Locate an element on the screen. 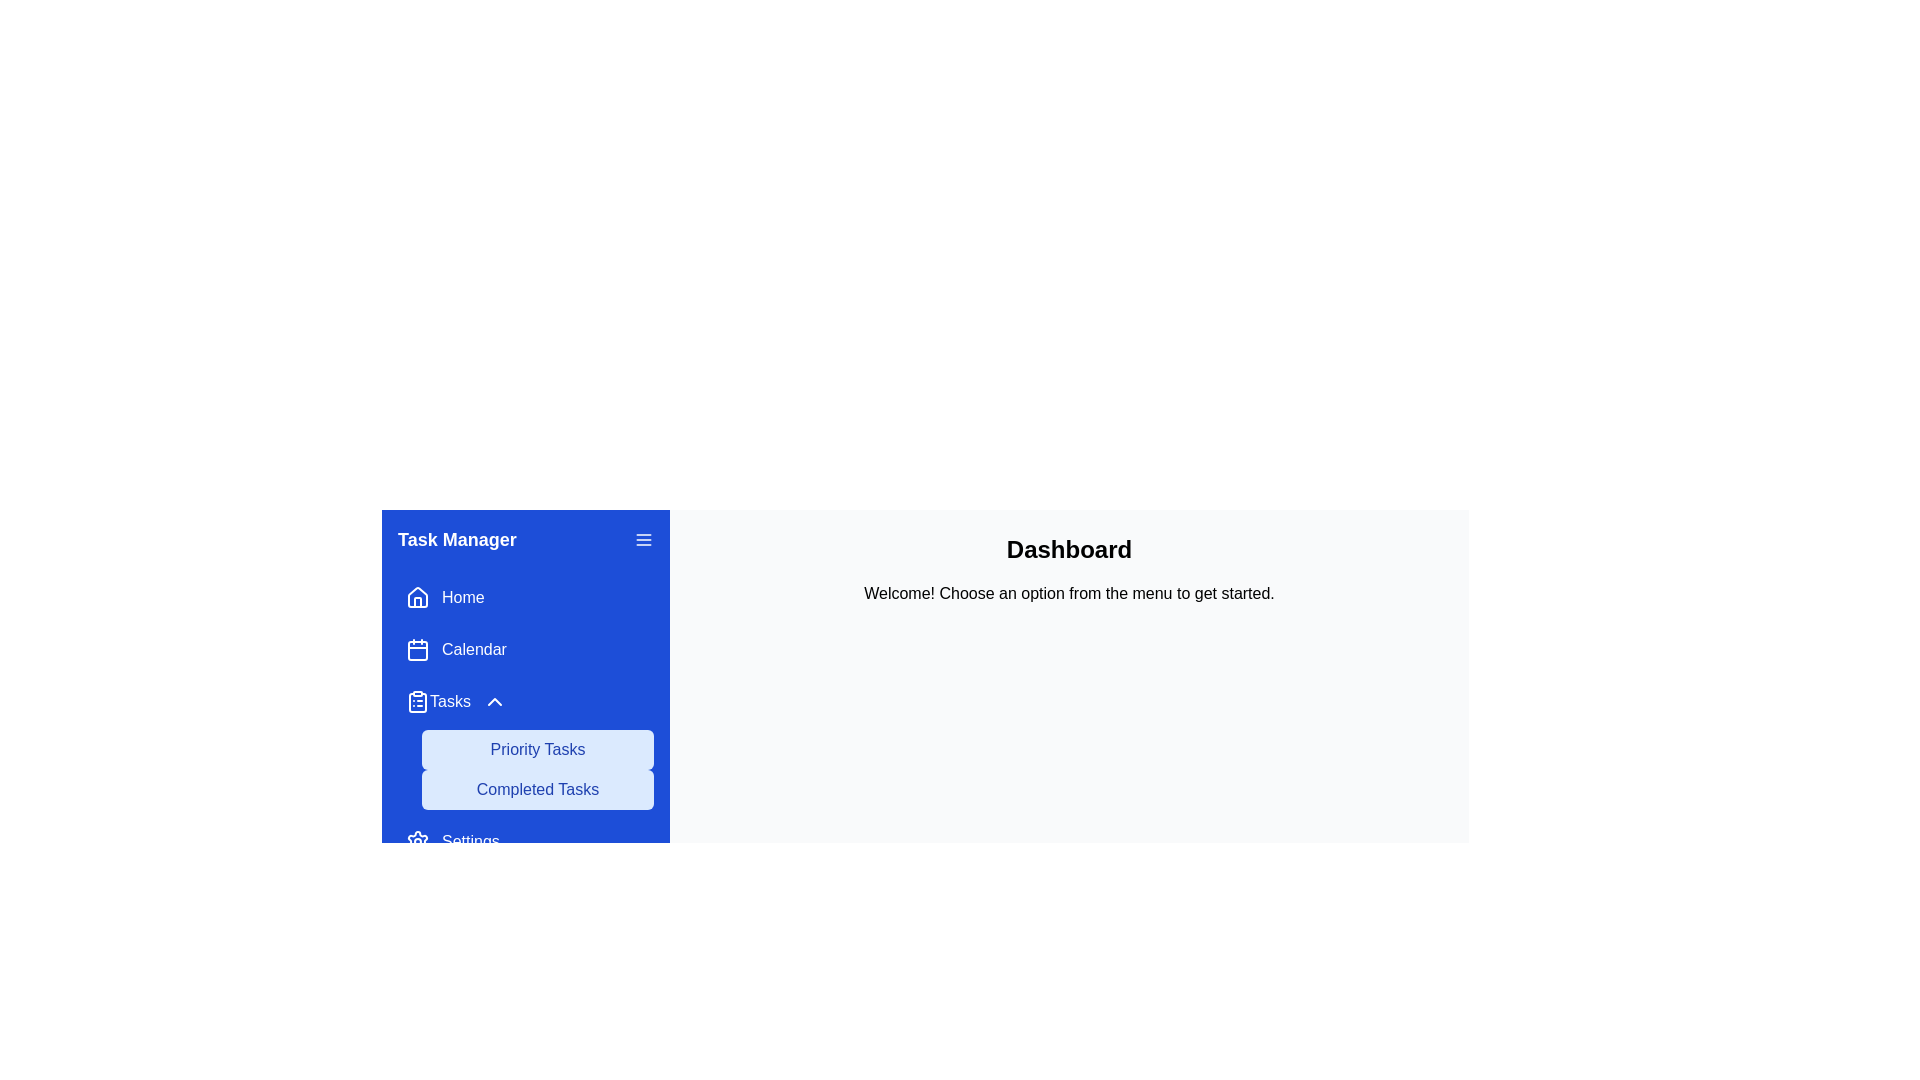  the upward-facing chevron icon located to the right of the 'Tasks' label in the navigation menu is located at coordinates (494, 701).